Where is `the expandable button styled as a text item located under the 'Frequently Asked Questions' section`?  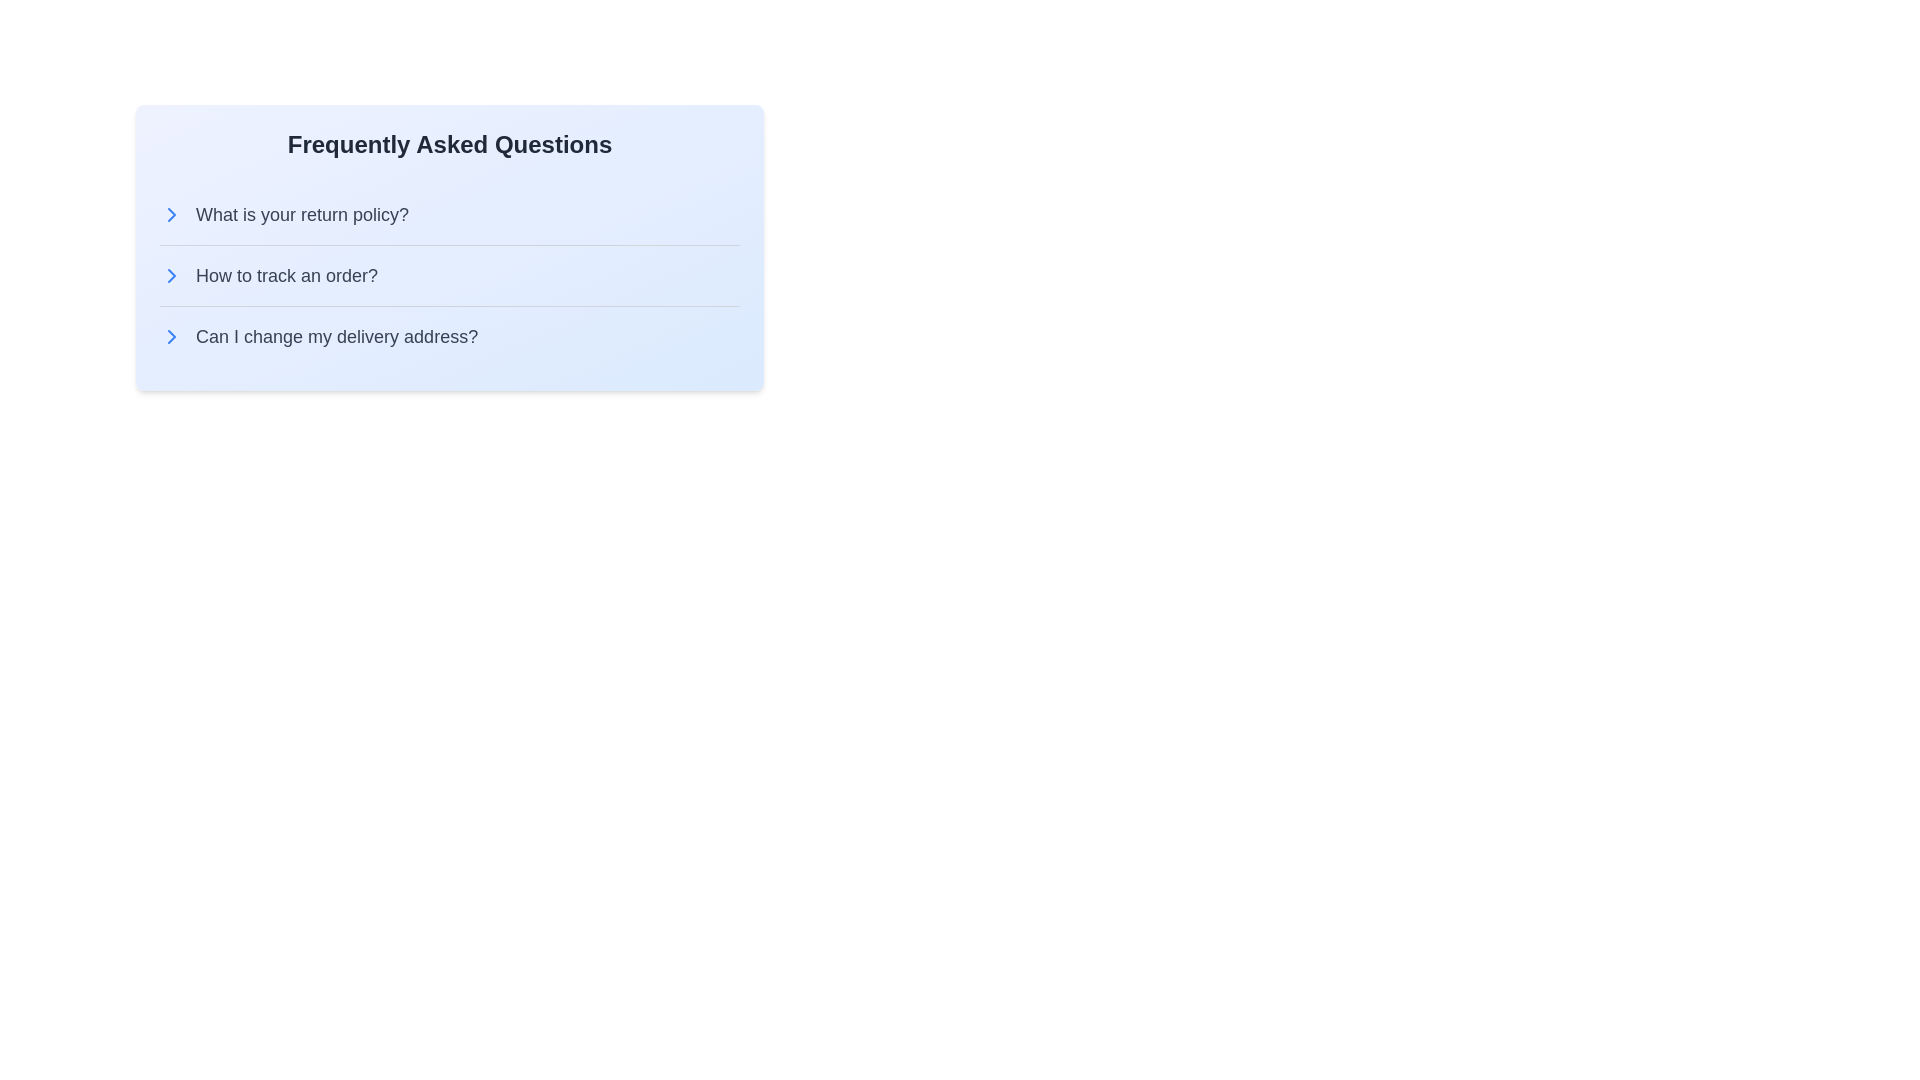
the expandable button styled as a text item located under the 'Frequently Asked Questions' section is located at coordinates (449, 335).